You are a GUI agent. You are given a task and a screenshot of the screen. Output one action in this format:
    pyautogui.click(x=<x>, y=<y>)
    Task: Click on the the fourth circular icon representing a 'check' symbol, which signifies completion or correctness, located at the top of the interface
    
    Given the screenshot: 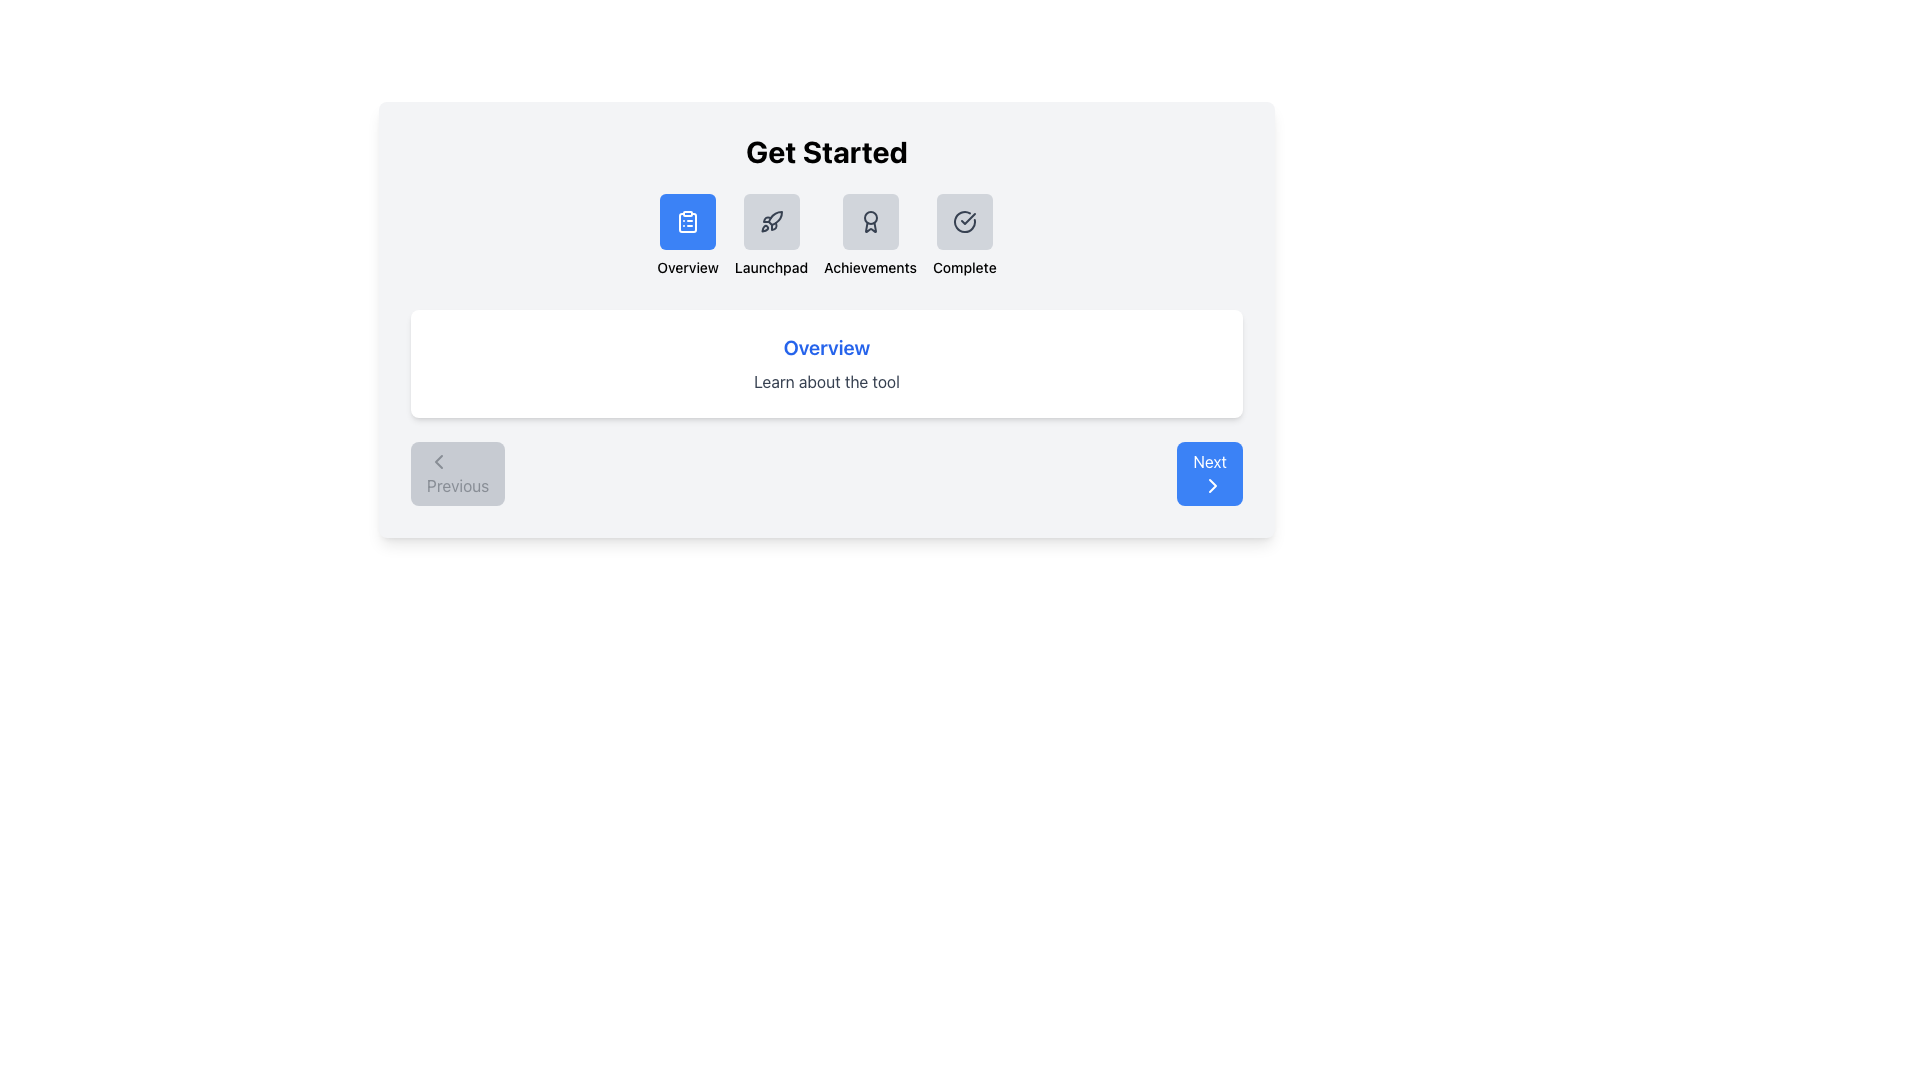 What is the action you would take?
    pyautogui.click(x=968, y=219)
    